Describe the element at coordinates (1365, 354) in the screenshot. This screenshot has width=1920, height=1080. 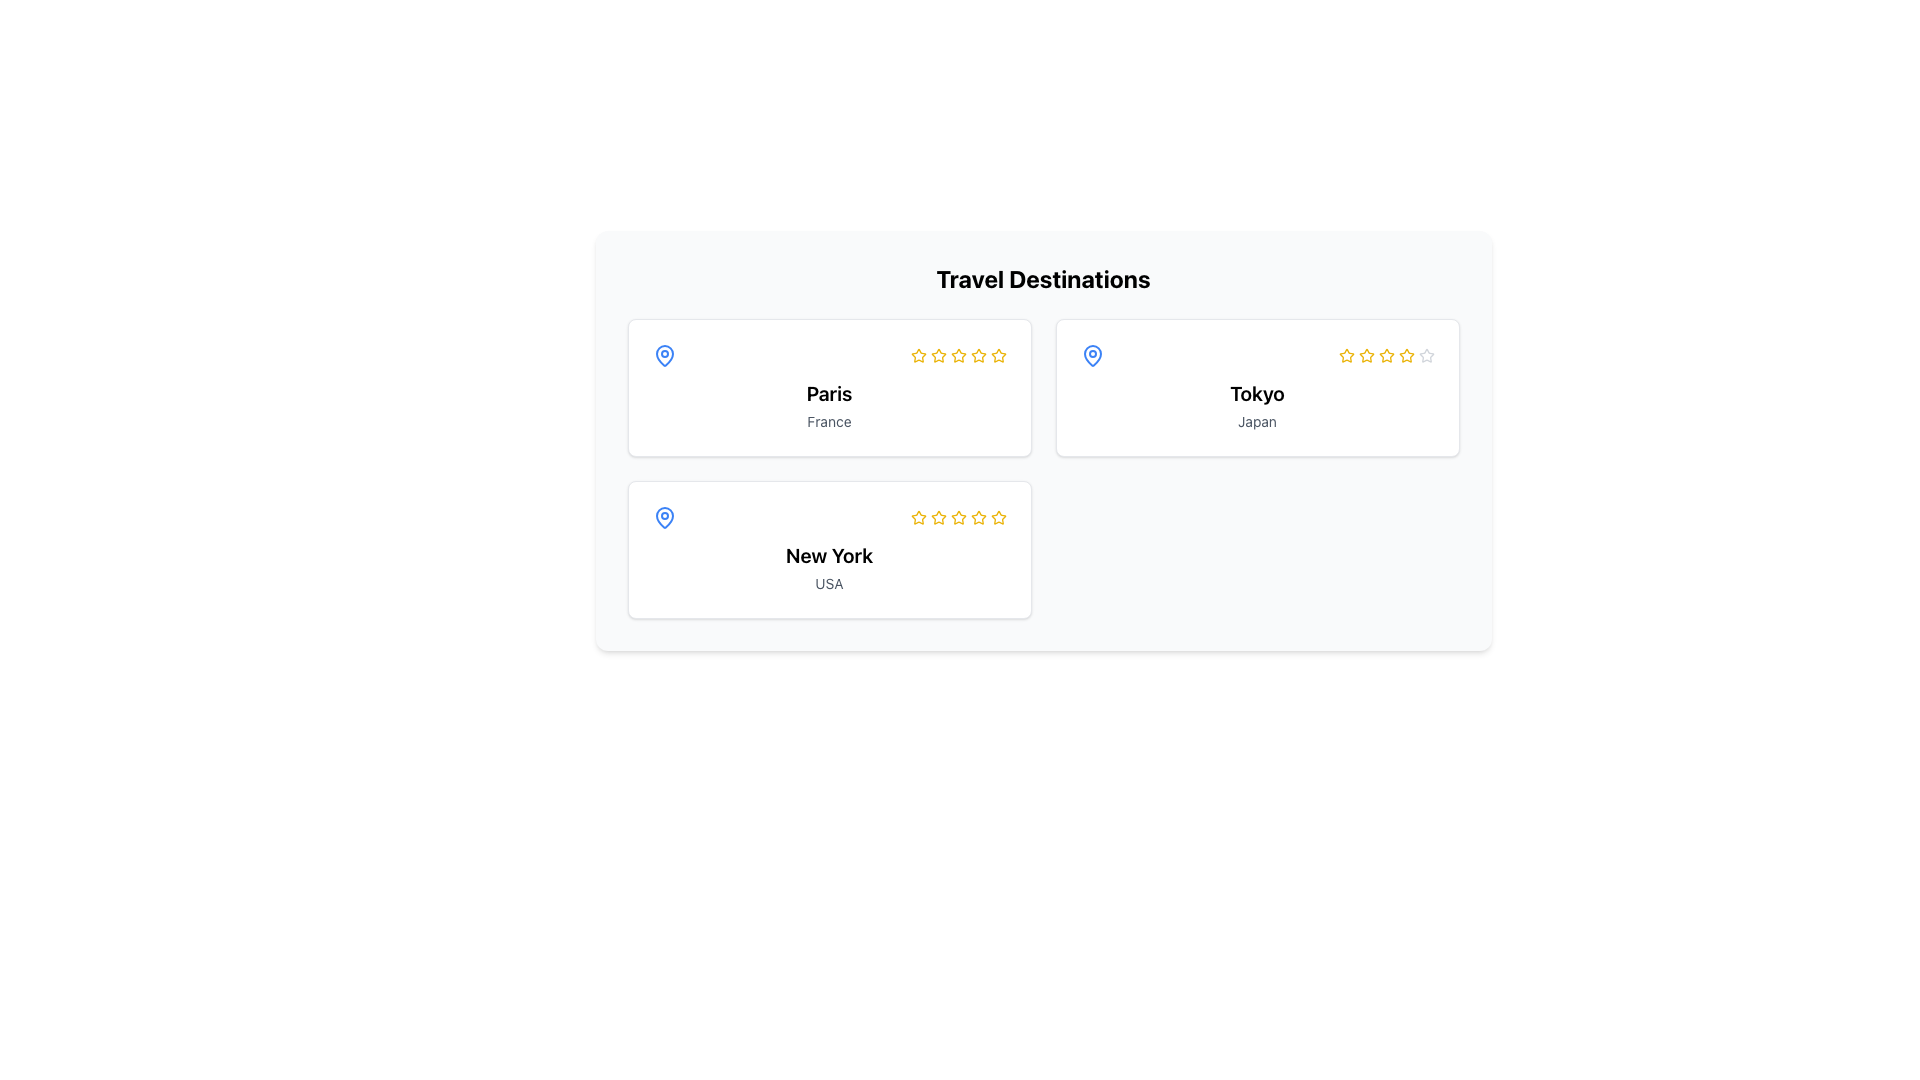
I see `the third star icon in the rating sequence for the 'Tokyo, Japan' card` at that location.